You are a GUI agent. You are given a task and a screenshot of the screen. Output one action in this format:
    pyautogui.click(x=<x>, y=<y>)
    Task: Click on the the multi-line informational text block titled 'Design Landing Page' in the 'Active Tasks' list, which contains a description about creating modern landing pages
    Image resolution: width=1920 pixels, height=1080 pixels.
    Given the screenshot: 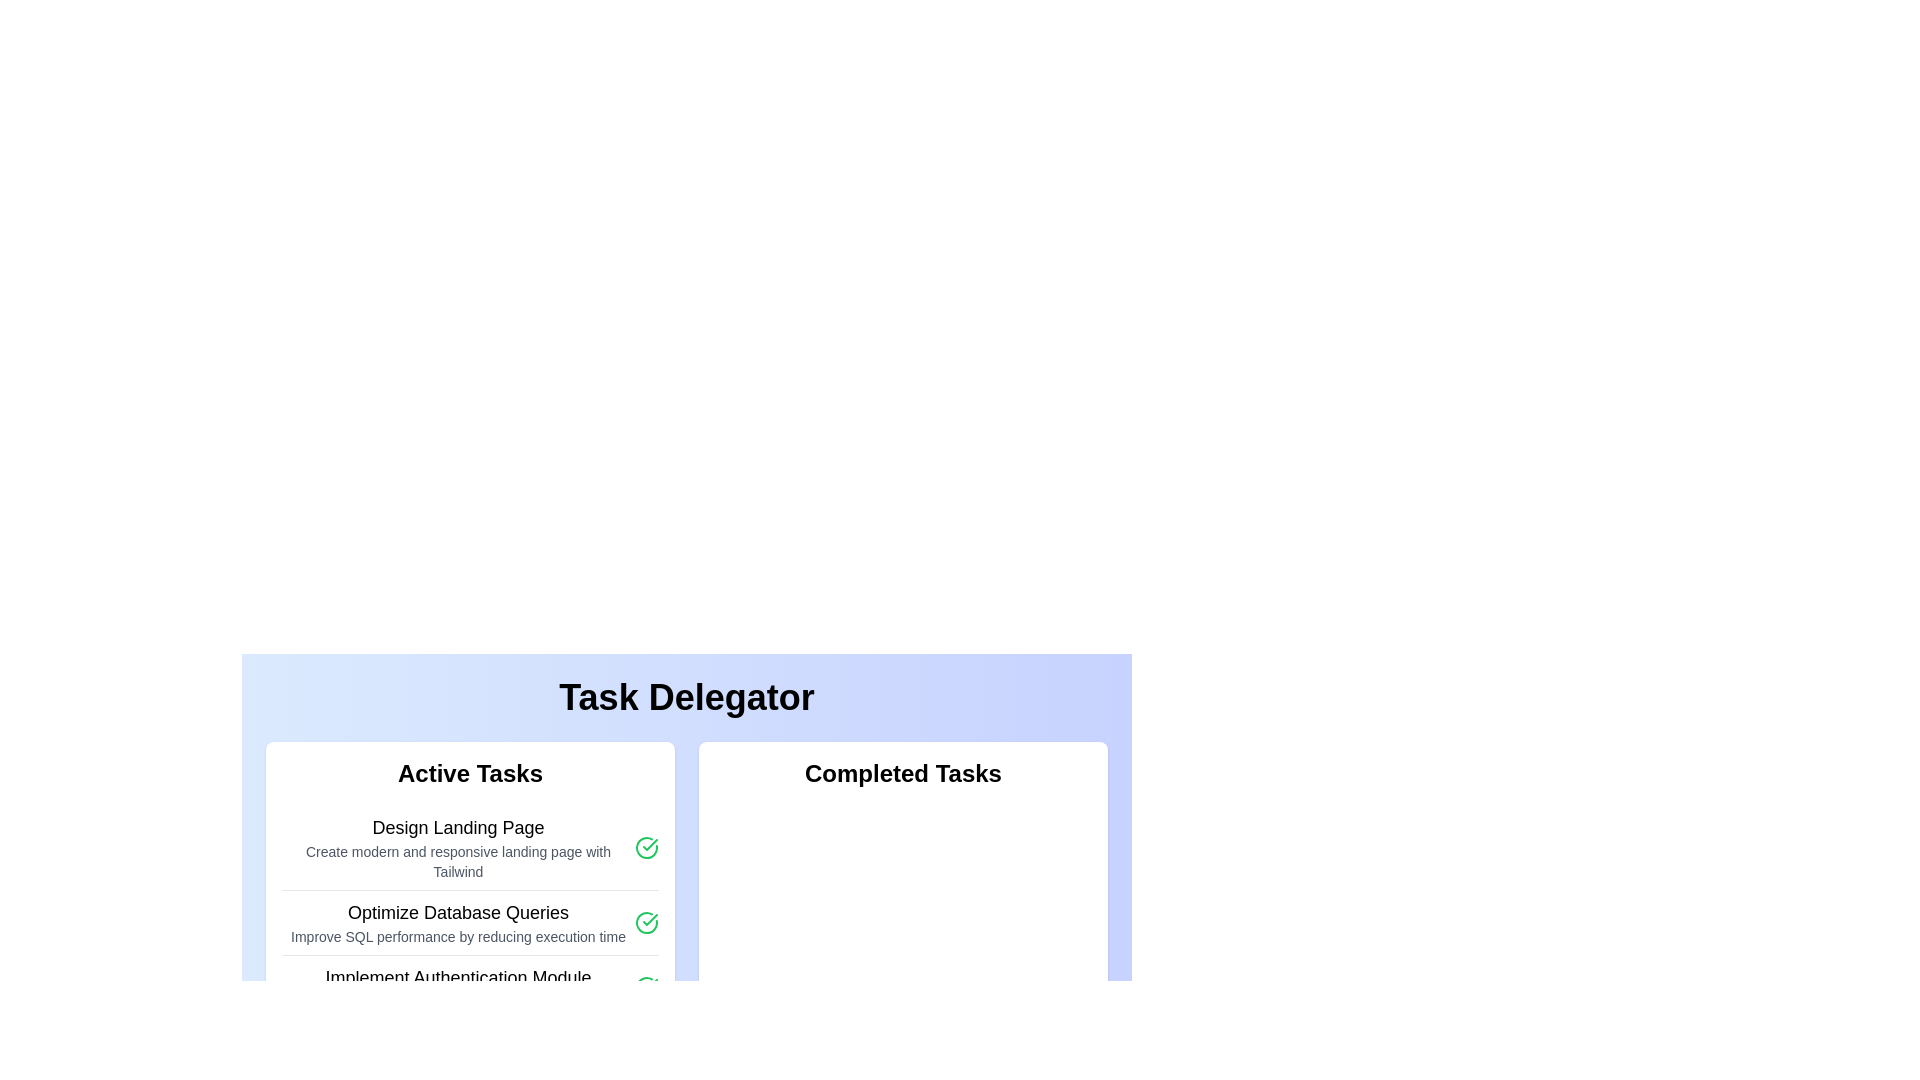 What is the action you would take?
    pyautogui.click(x=457, y=848)
    